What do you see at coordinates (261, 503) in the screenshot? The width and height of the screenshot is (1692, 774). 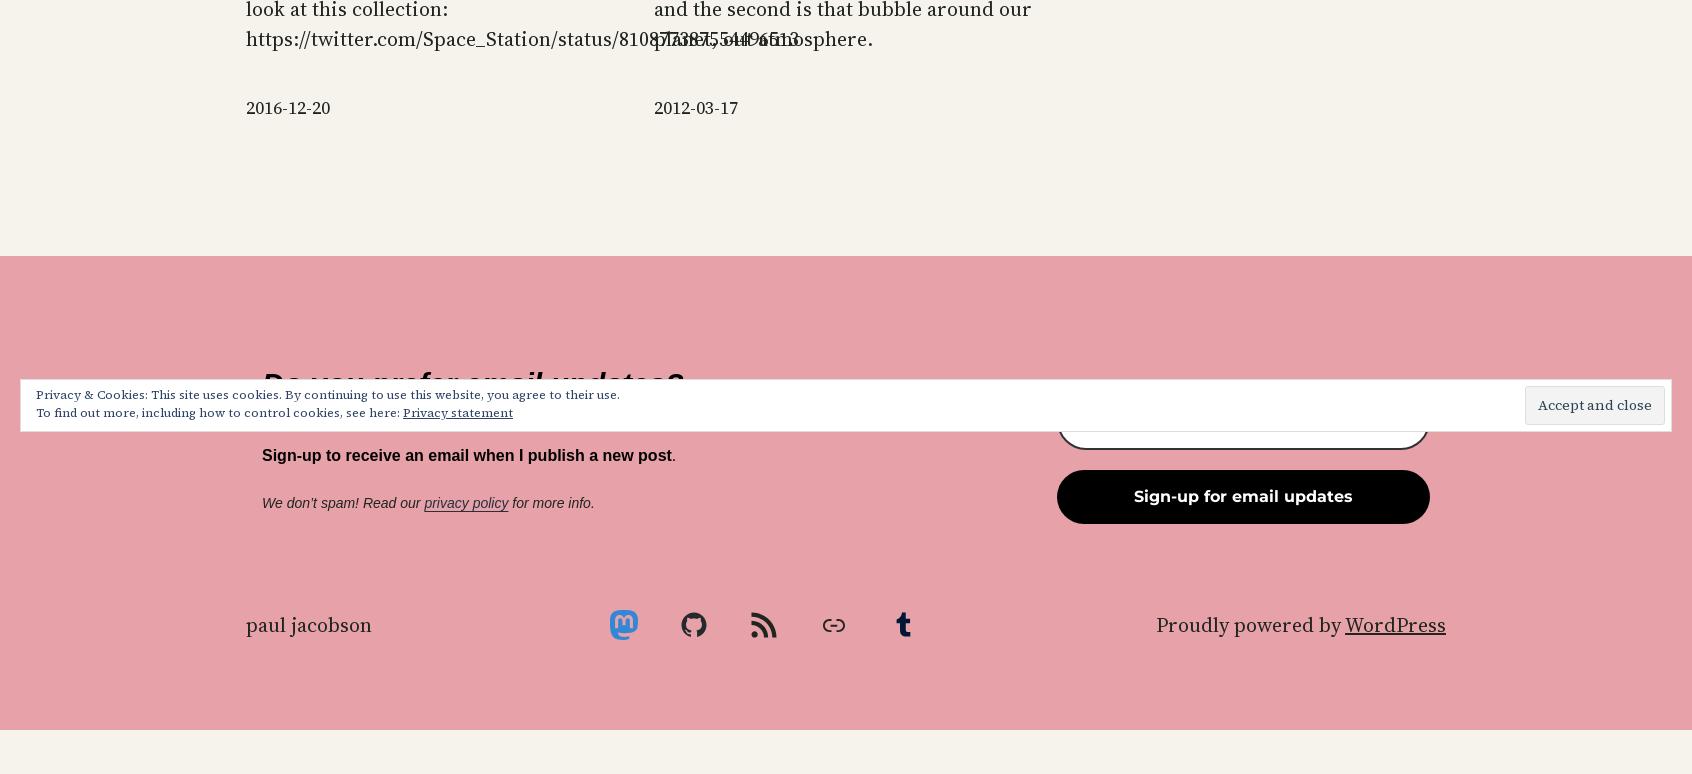 I see `'We don’t spam! Read our'` at bounding box center [261, 503].